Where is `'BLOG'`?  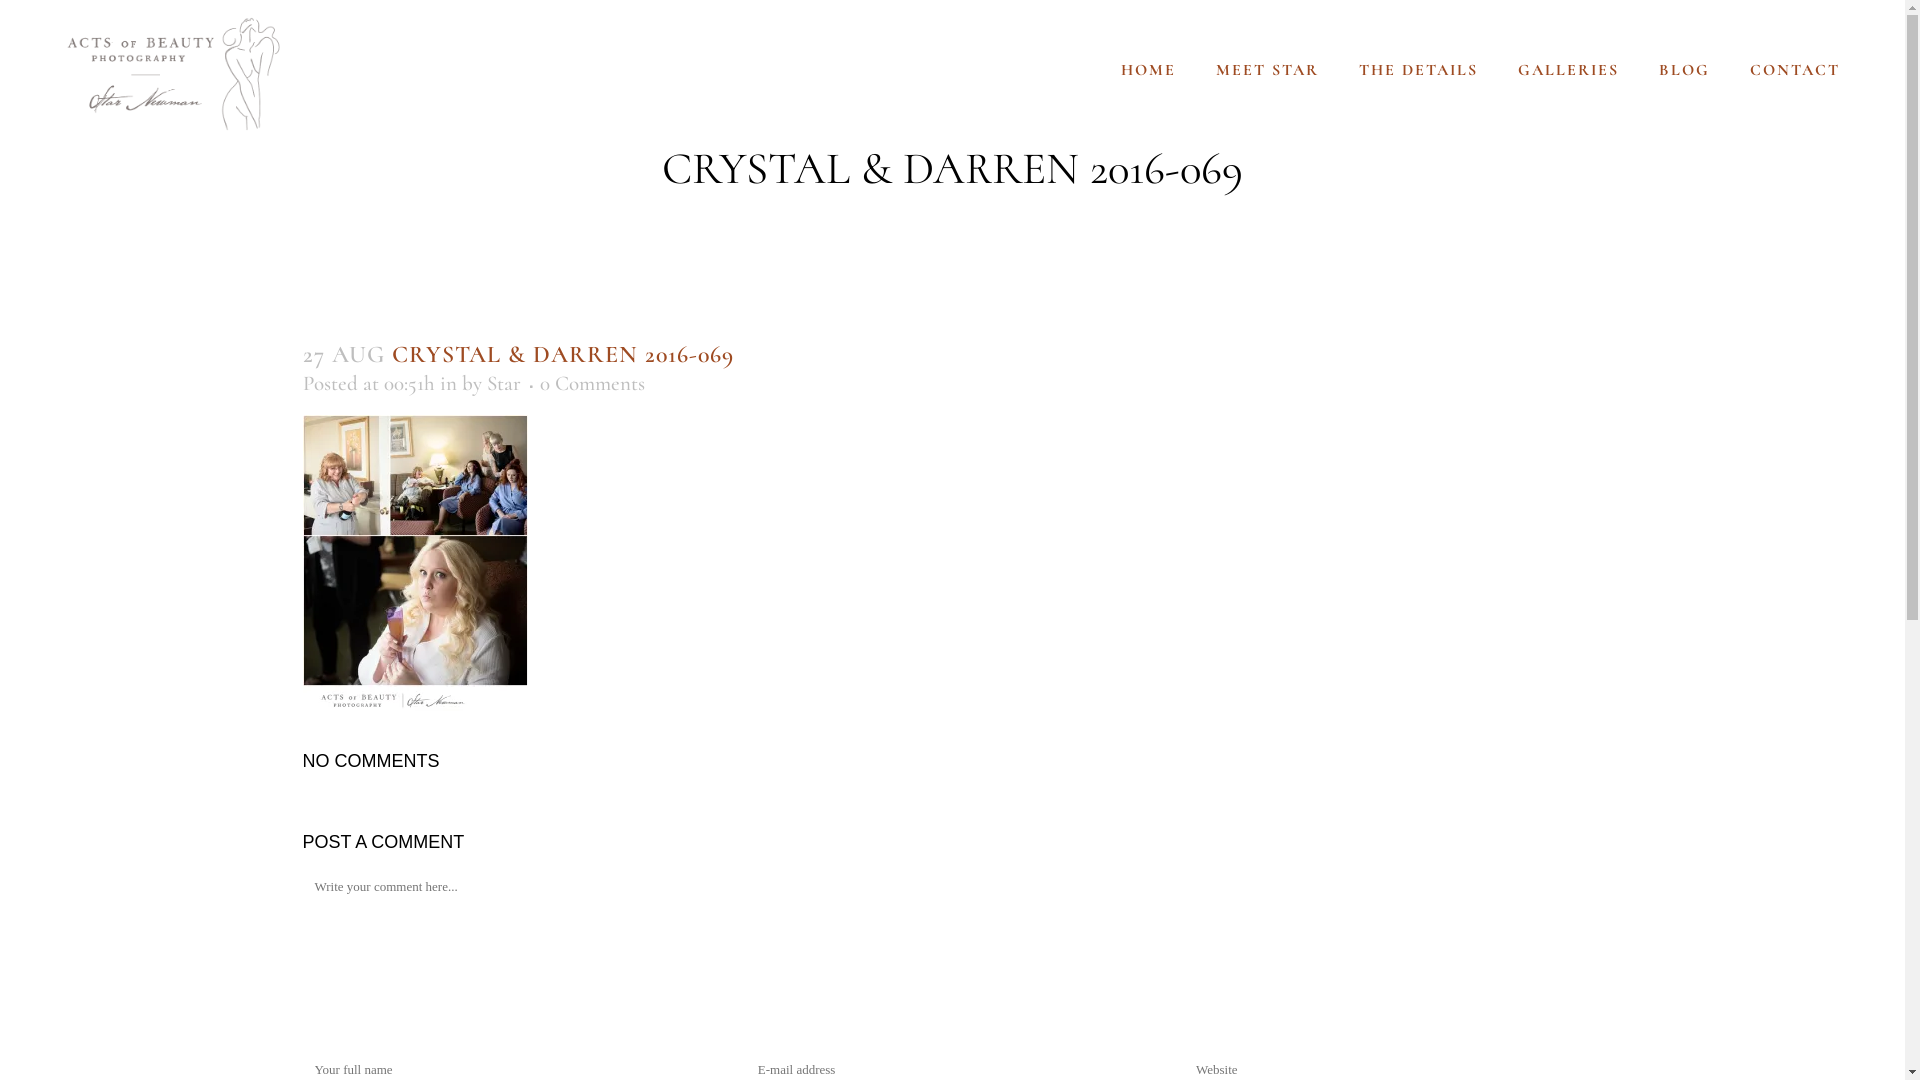 'BLOG' is located at coordinates (1683, 68).